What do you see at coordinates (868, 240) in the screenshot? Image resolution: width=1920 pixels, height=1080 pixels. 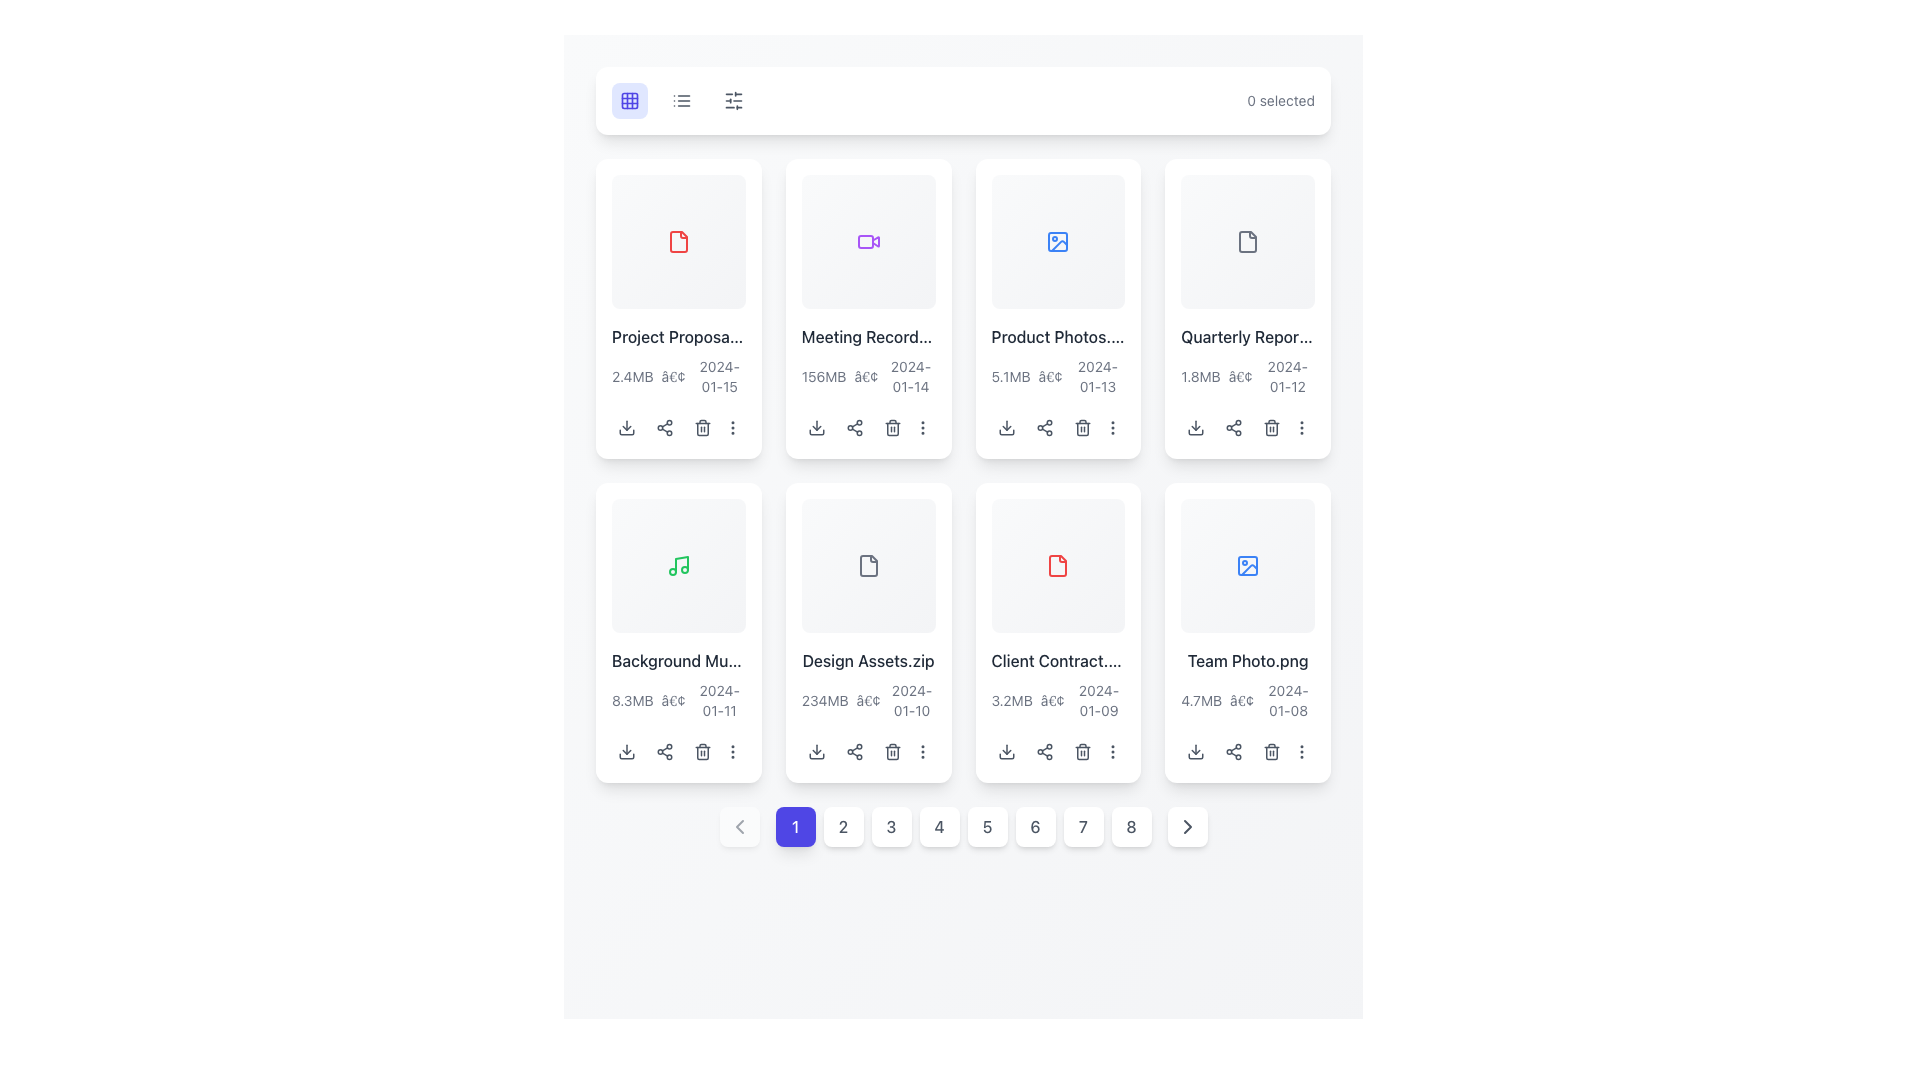 I see `the video file icon representing 'Meeting Recording.mp4' located at the top section of the card` at bounding box center [868, 240].